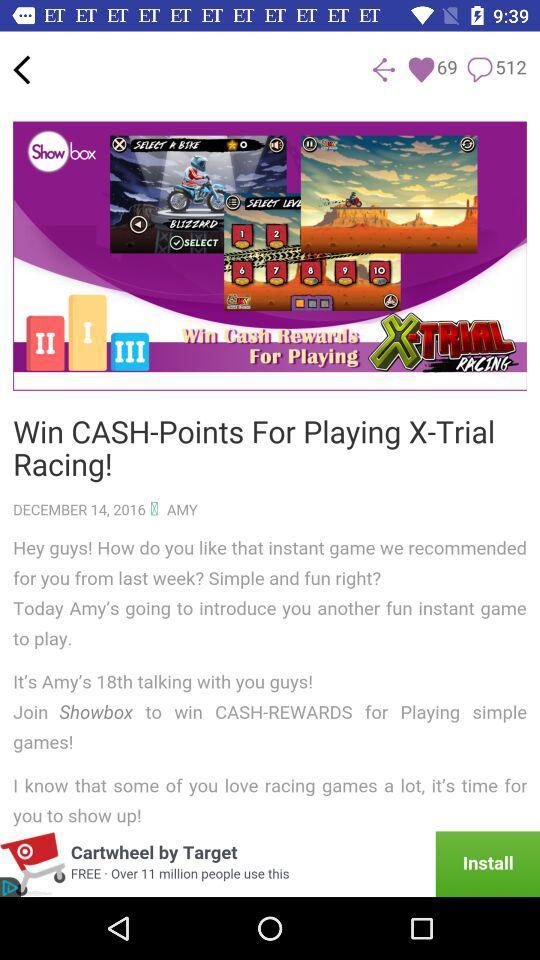 This screenshot has width=540, height=960. I want to click on go back, so click(20, 69).